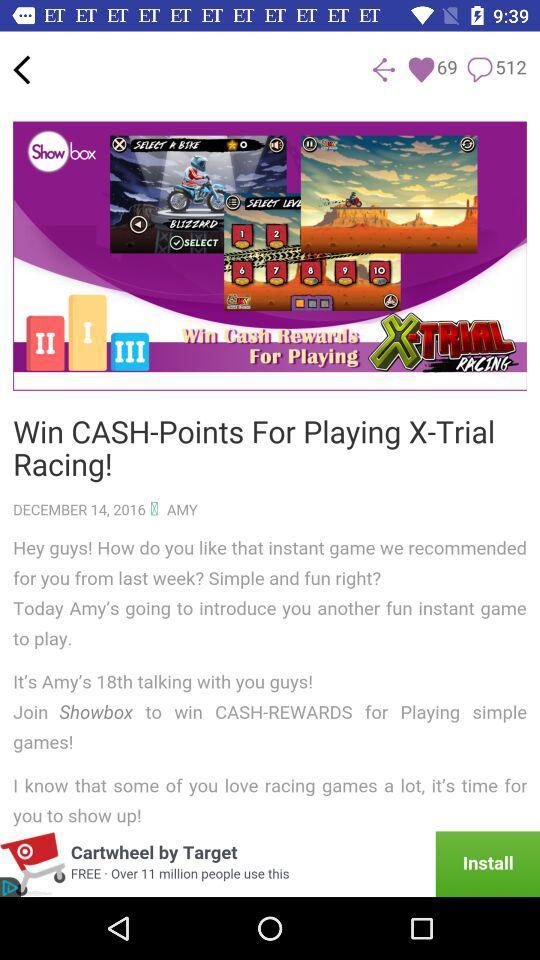 This screenshot has width=540, height=960. I want to click on go back, so click(20, 69).